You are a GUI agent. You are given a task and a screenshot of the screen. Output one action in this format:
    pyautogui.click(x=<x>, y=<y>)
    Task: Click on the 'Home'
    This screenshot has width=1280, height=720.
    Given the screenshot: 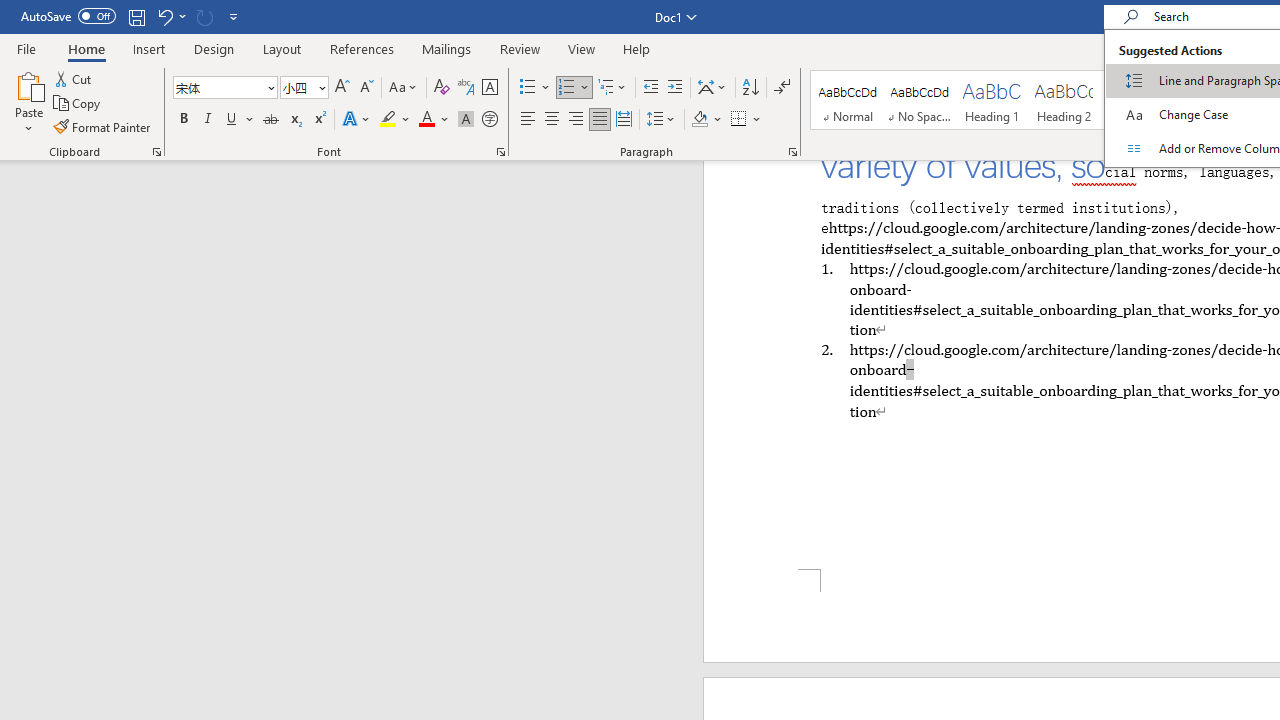 What is the action you would take?
    pyautogui.click(x=85, y=48)
    